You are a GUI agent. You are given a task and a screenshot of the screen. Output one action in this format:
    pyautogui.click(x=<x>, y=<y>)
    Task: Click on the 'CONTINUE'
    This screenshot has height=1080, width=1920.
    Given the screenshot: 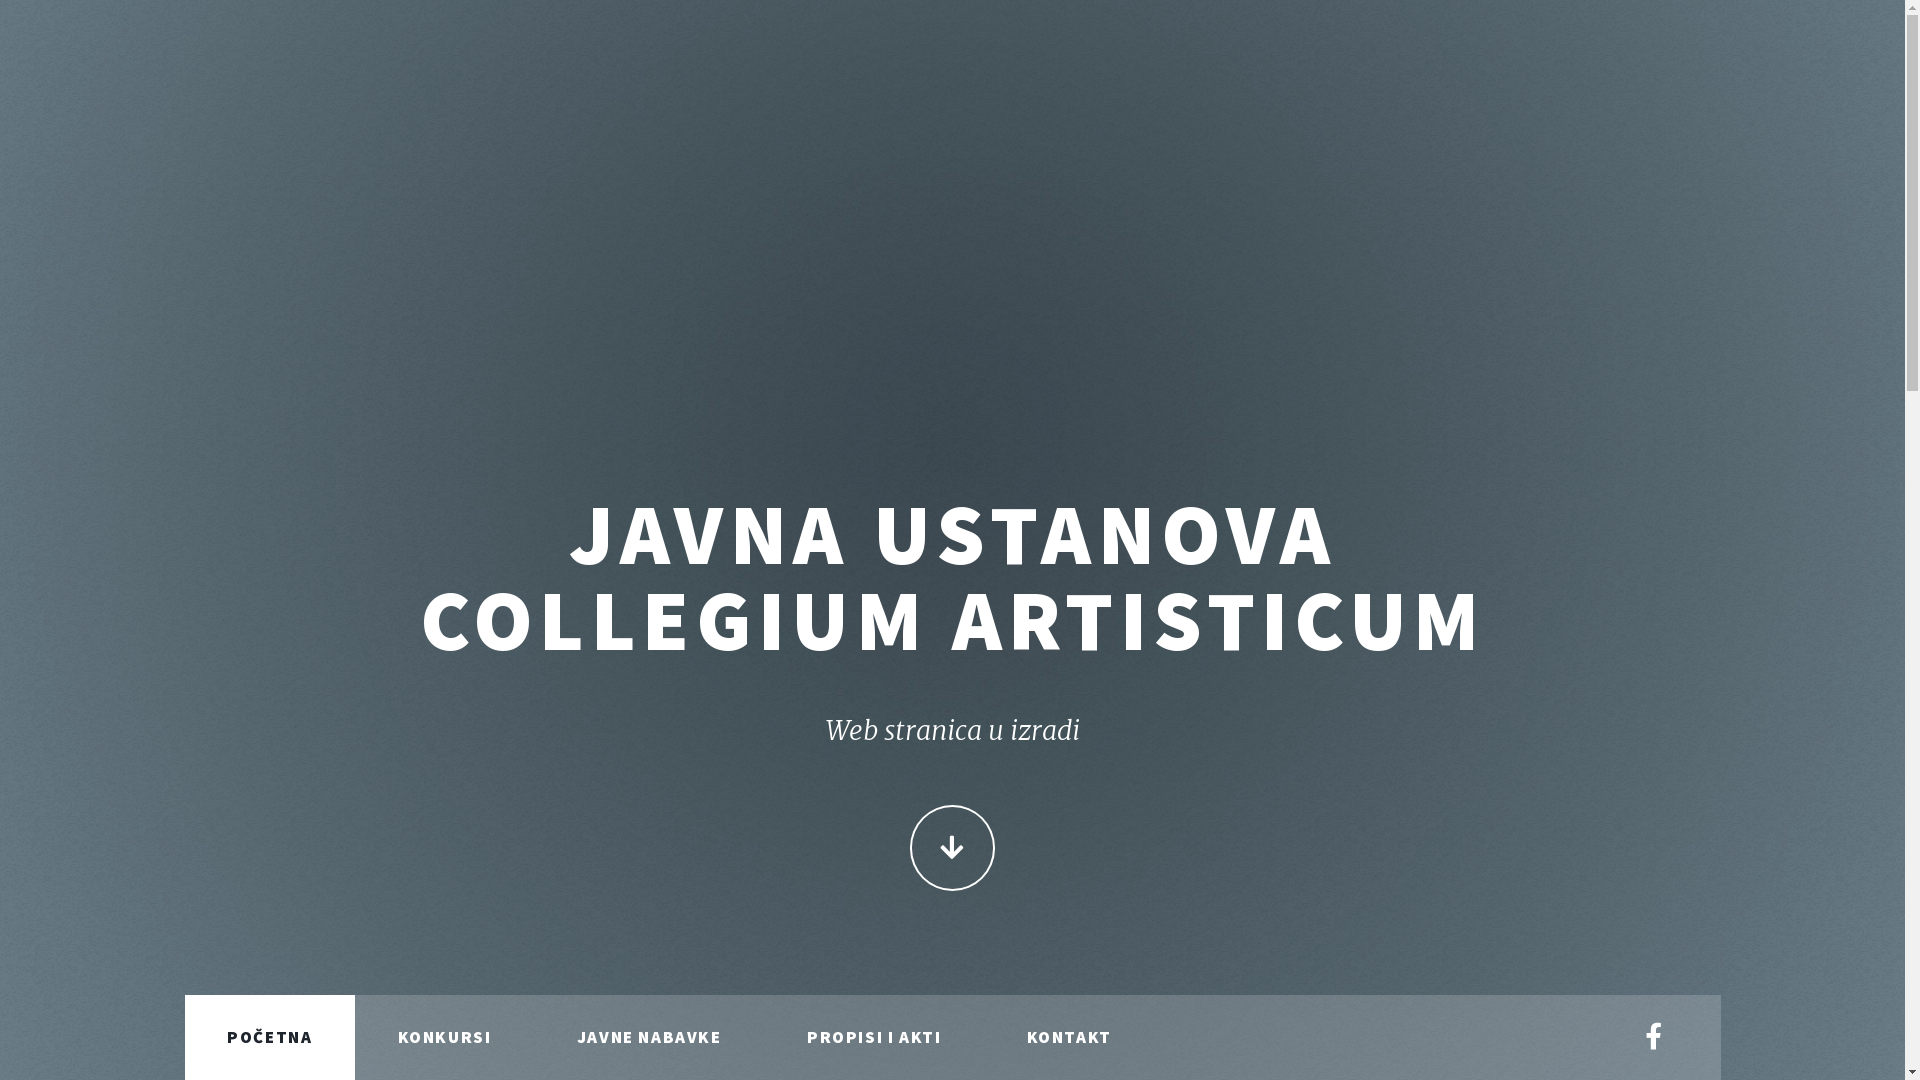 What is the action you would take?
    pyautogui.click(x=951, y=847)
    